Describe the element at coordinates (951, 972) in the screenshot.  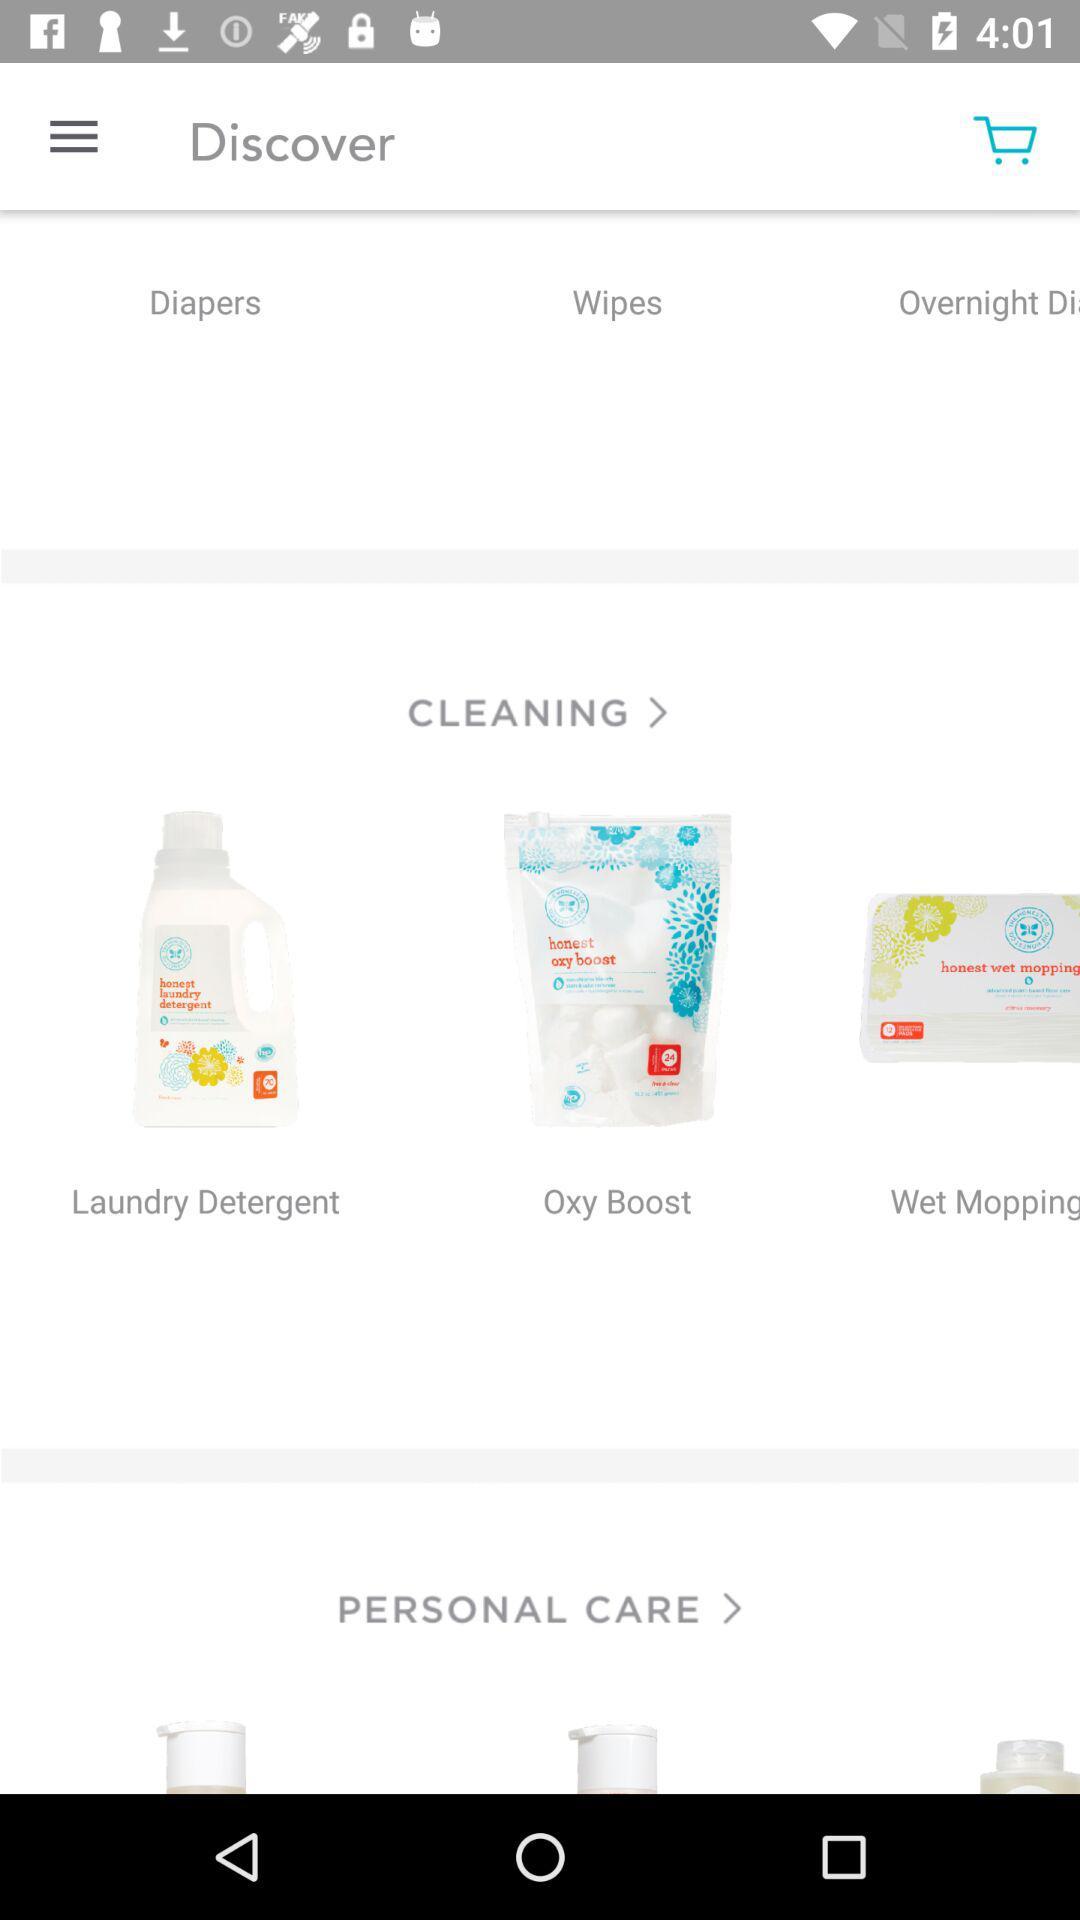
I see `top of wet mopping` at that location.